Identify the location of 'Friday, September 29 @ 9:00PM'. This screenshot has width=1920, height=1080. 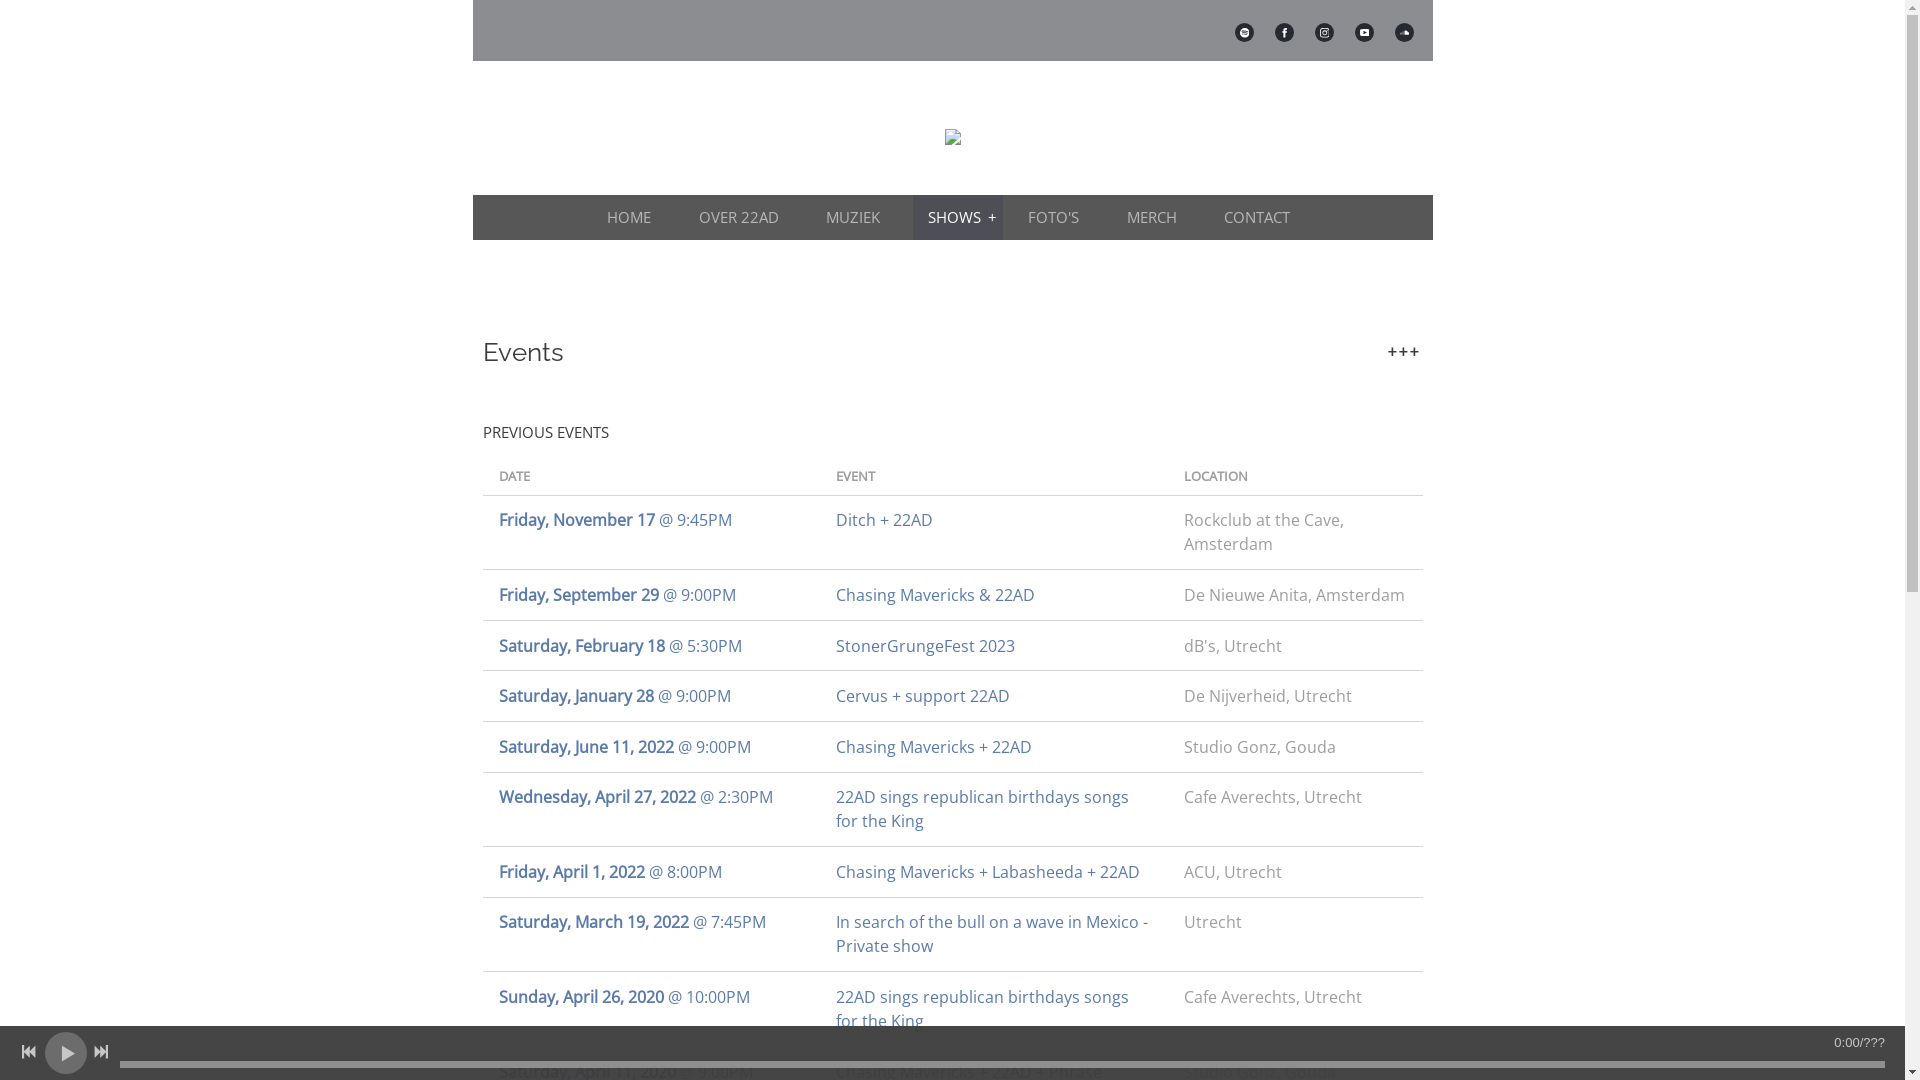
(650, 593).